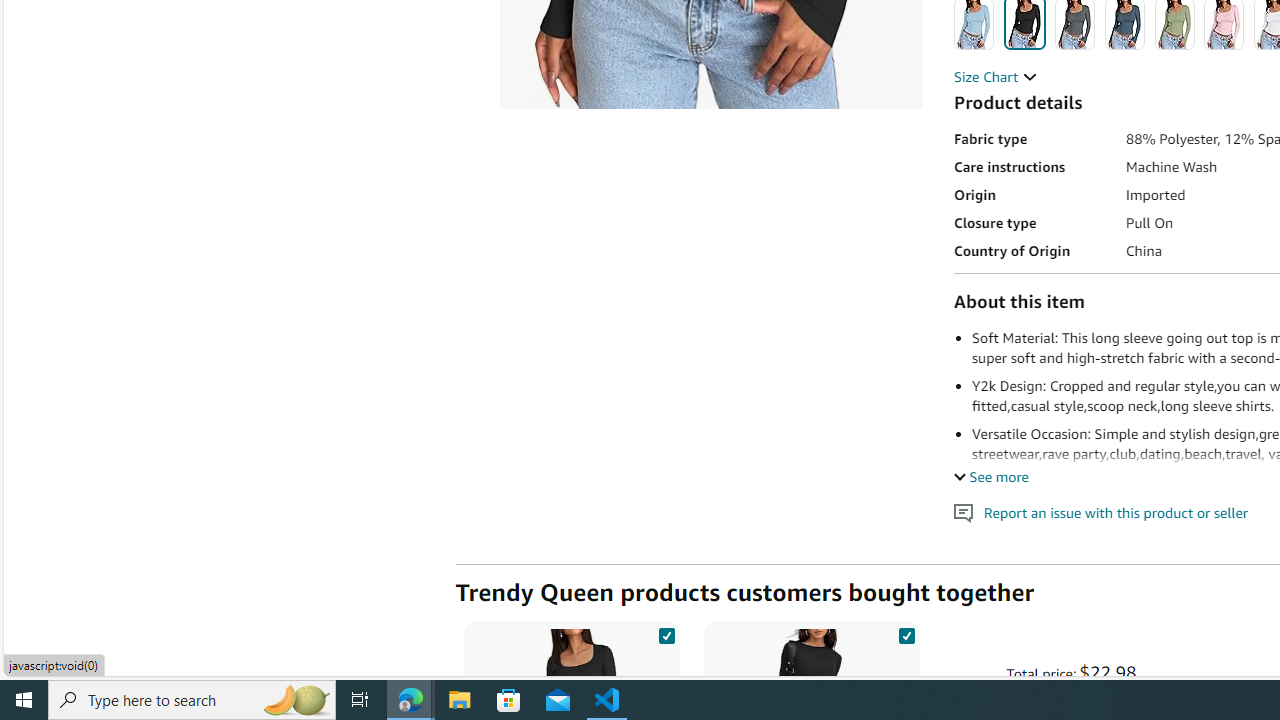 The height and width of the screenshot is (720, 1280). Describe the element at coordinates (995, 76) in the screenshot. I see `'Size Chart '` at that location.